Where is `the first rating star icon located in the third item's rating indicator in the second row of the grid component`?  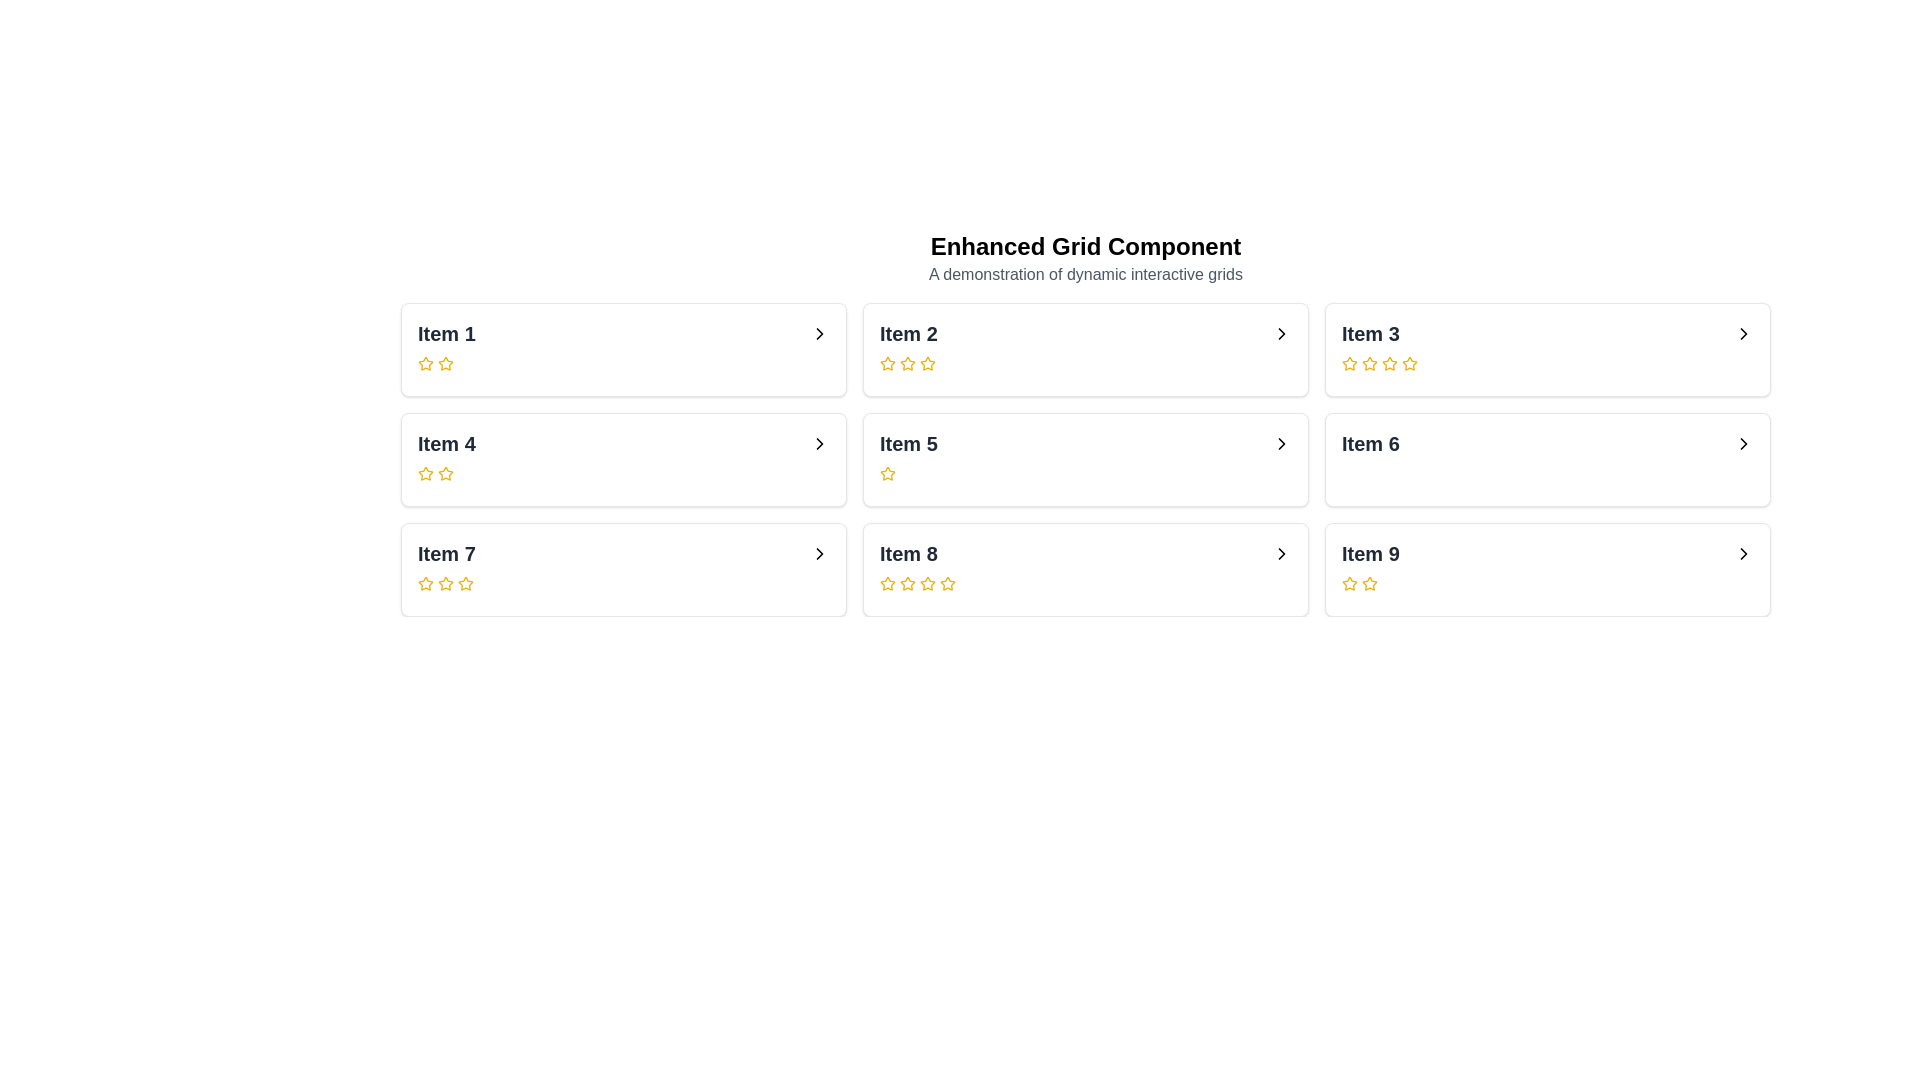
the first rating star icon located in the third item's rating indicator in the second row of the grid component is located at coordinates (1367, 362).